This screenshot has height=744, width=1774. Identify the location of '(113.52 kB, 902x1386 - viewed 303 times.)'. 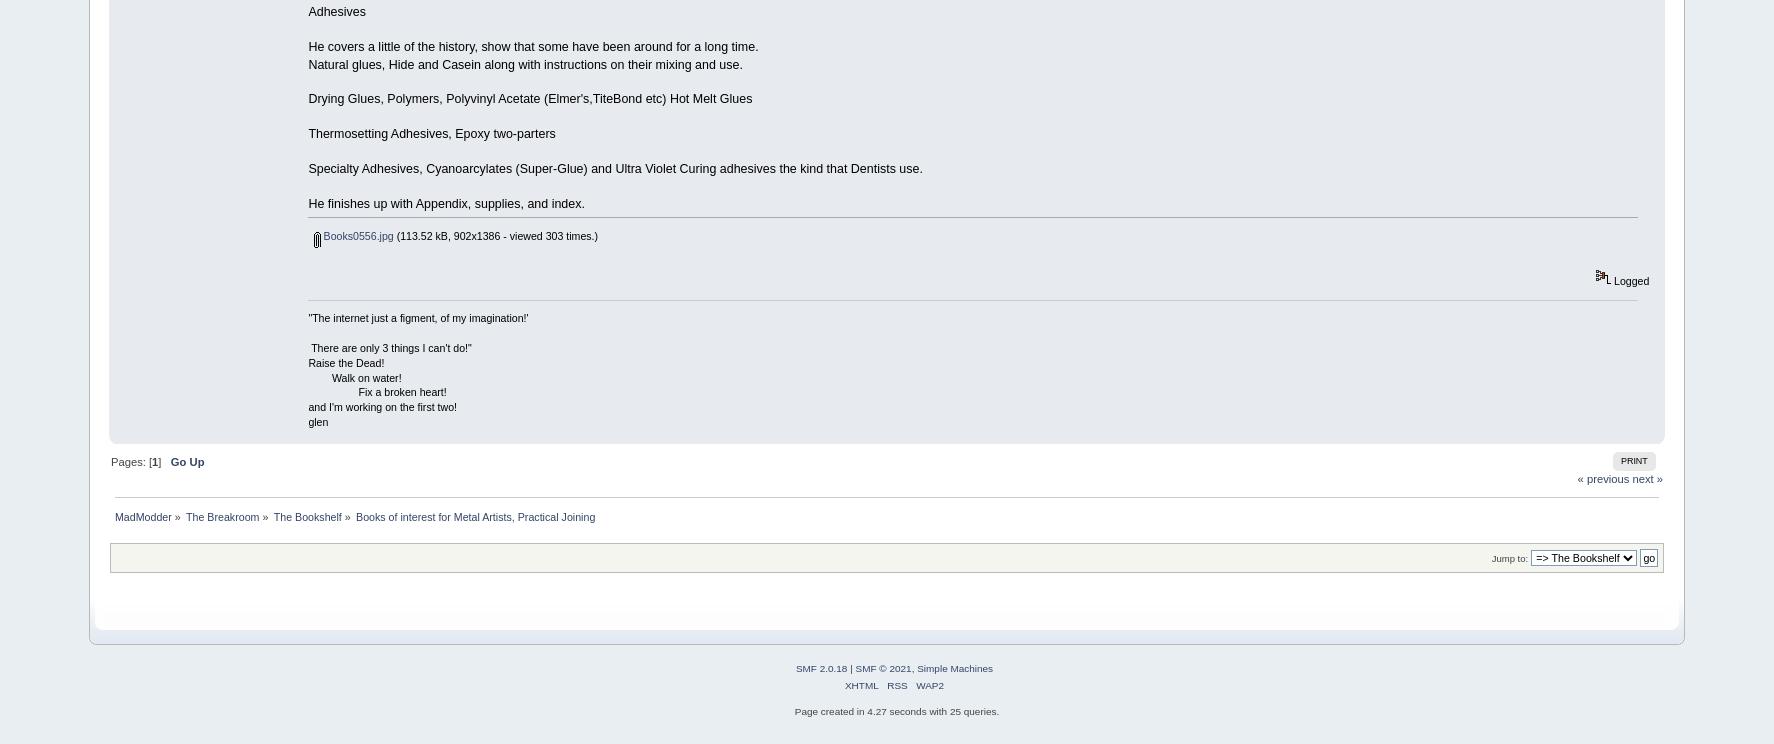
(391, 234).